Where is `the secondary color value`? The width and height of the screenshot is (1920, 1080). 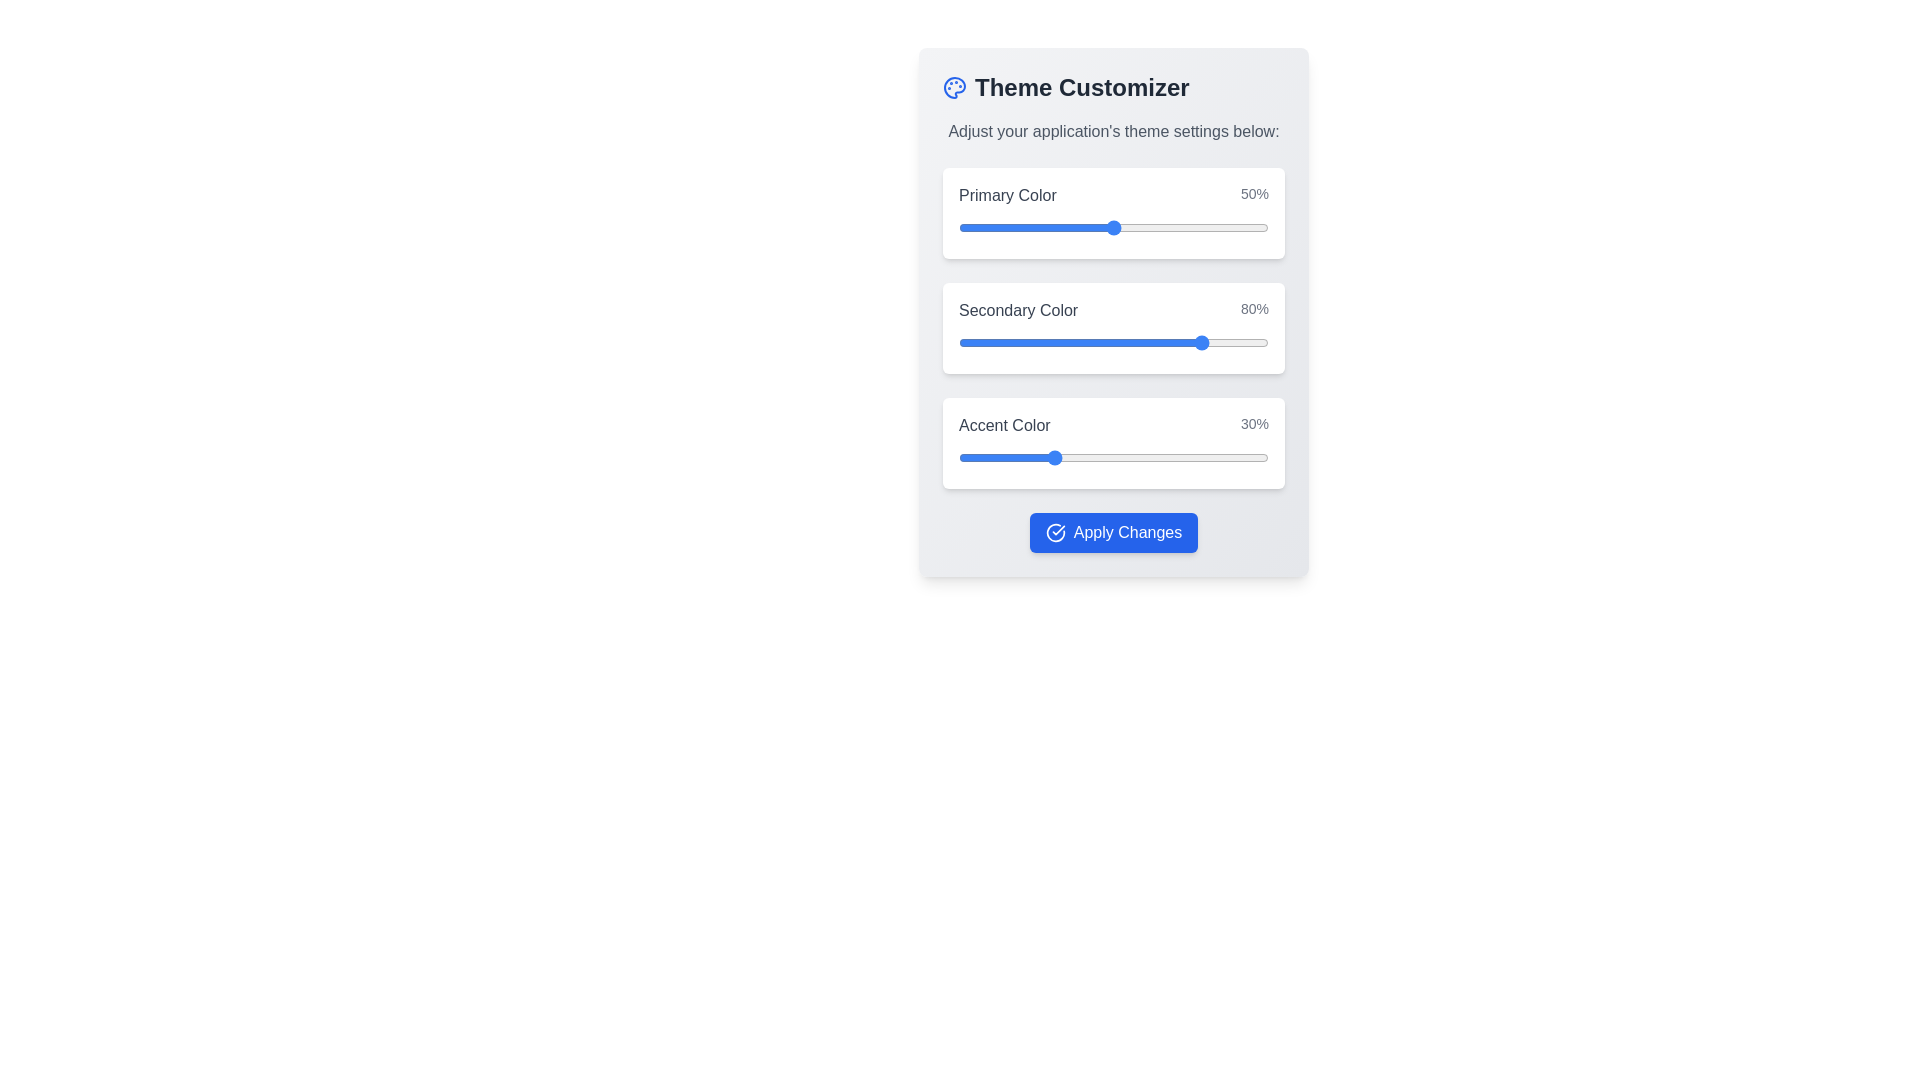 the secondary color value is located at coordinates (1057, 342).